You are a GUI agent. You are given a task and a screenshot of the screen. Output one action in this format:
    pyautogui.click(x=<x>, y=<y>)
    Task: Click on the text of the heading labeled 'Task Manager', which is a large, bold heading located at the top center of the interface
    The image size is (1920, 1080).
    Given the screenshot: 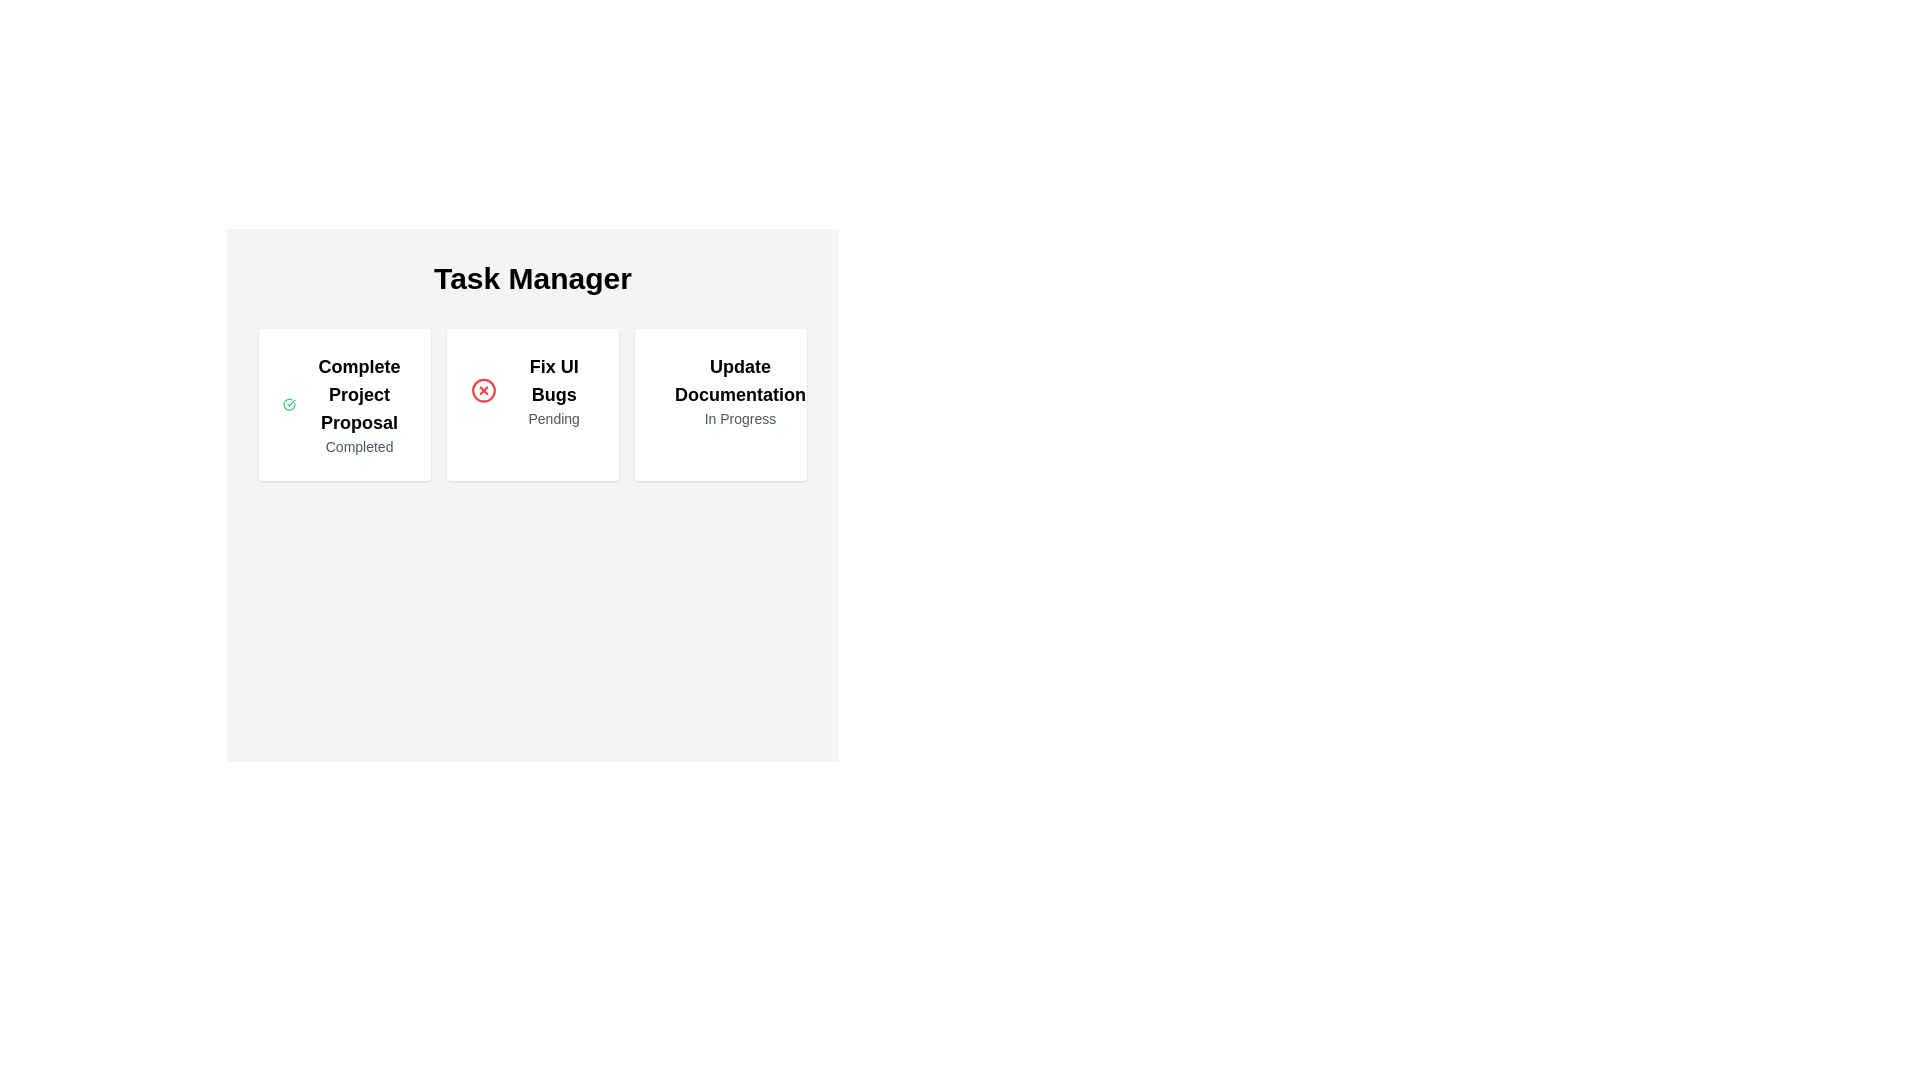 What is the action you would take?
    pyautogui.click(x=532, y=278)
    